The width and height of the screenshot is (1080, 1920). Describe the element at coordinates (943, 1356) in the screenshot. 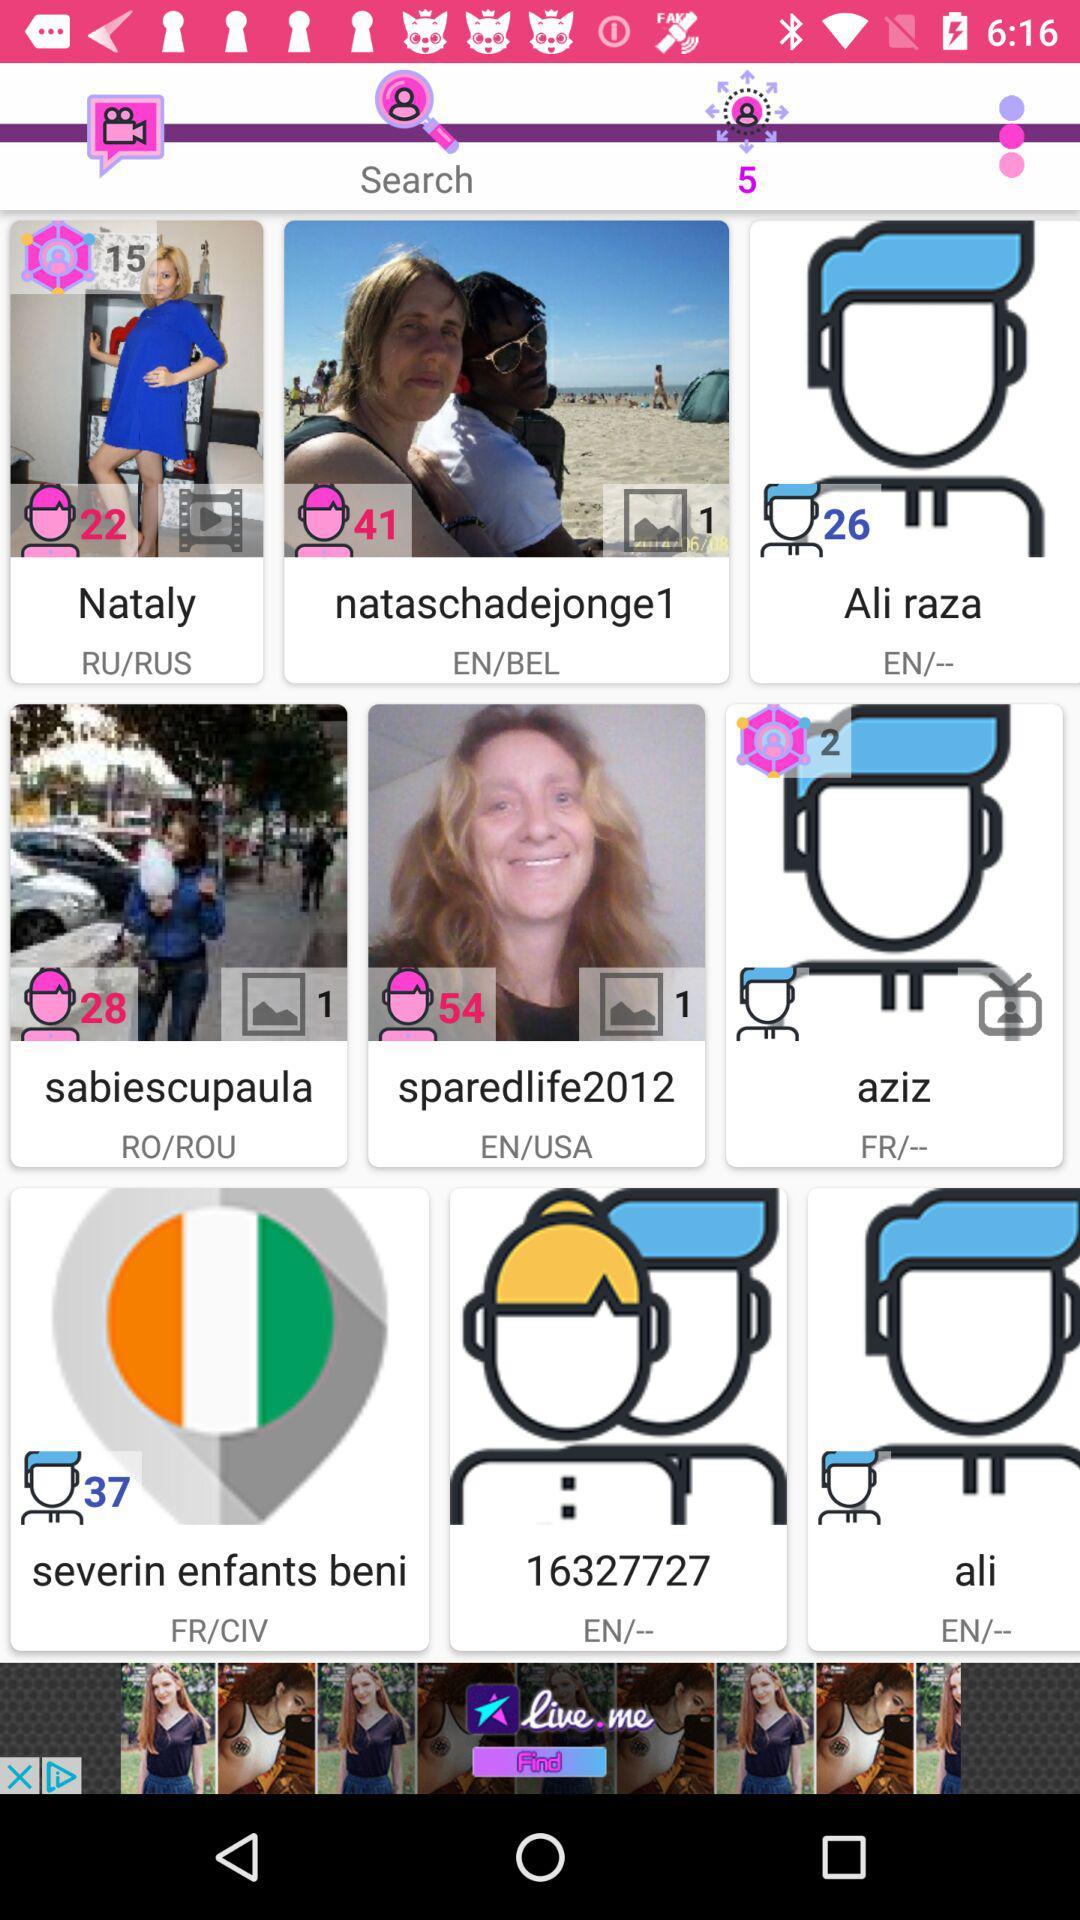

I see `advertisement` at that location.